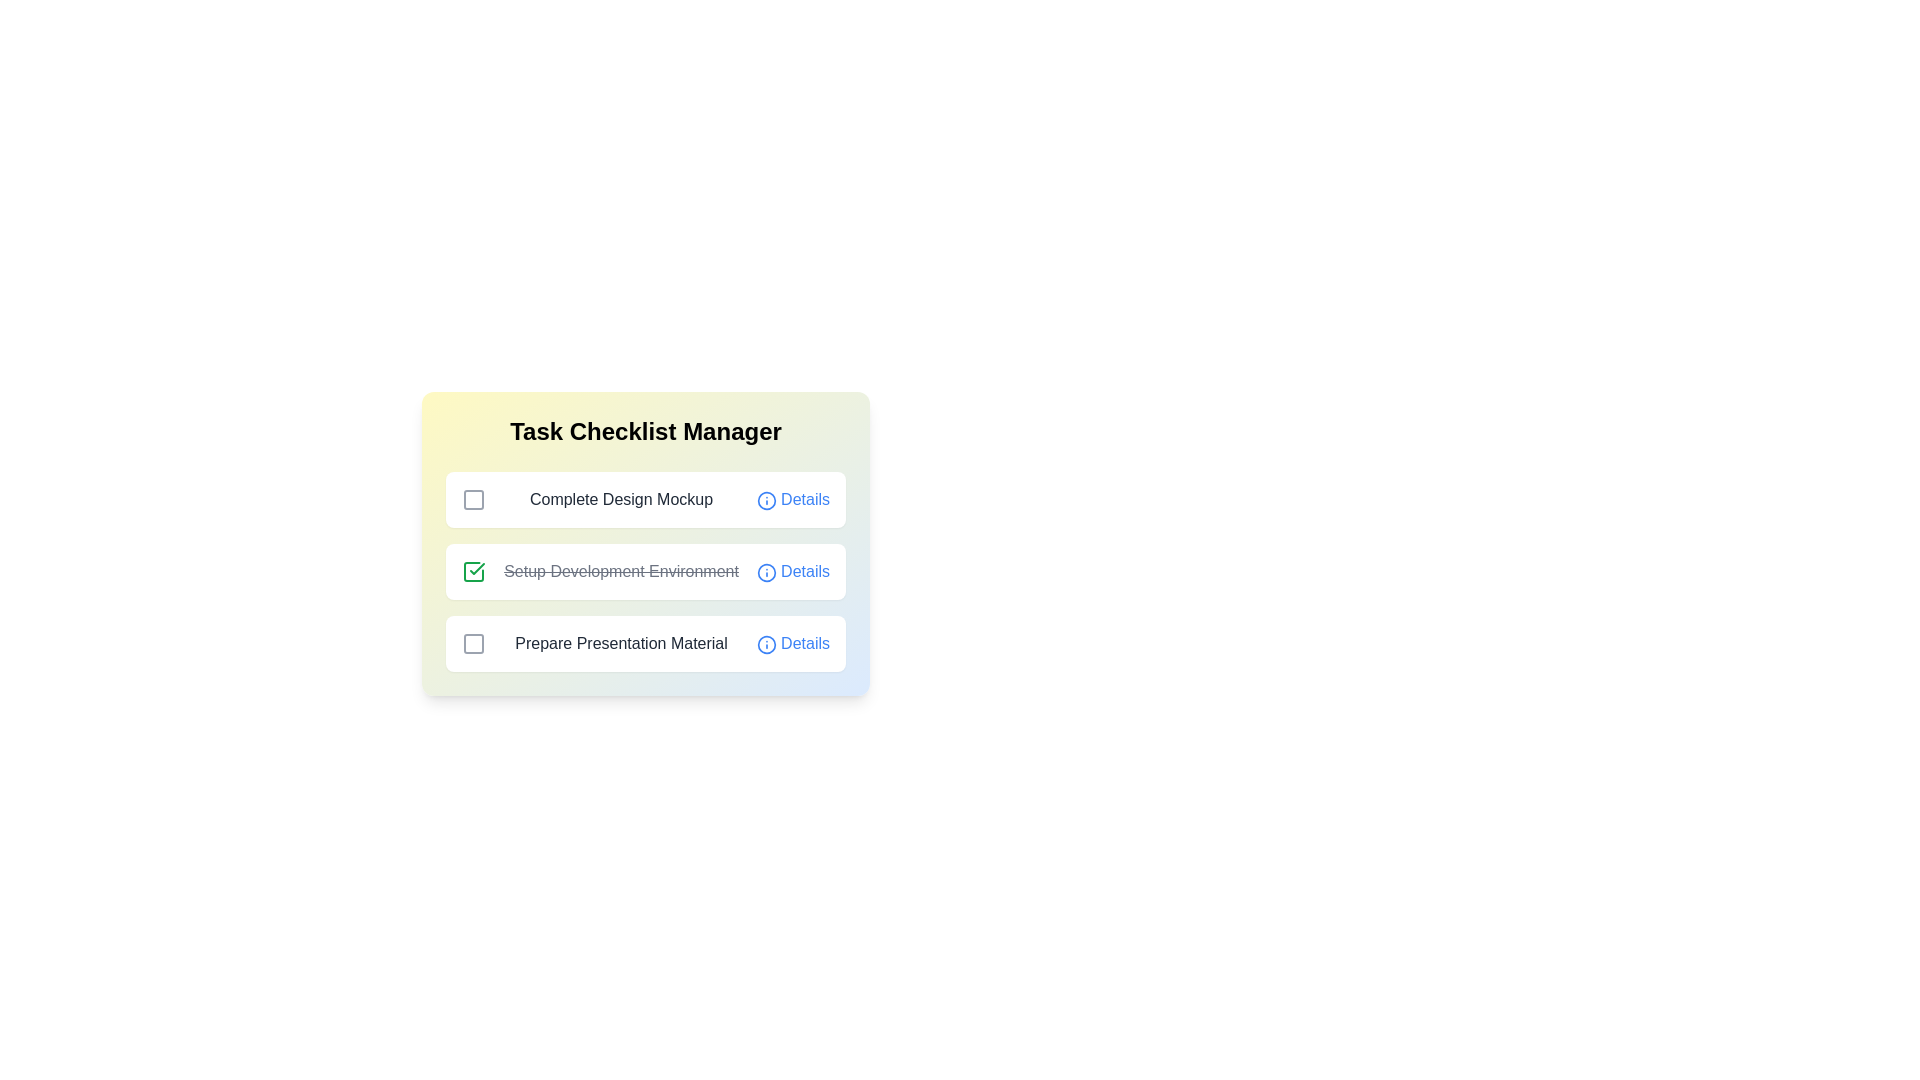 This screenshot has width=1920, height=1080. Describe the element at coordinates (792, 499) in the screenshot. I see `the 'Details' button for the task identified by Complete Design Mockup` at that location.